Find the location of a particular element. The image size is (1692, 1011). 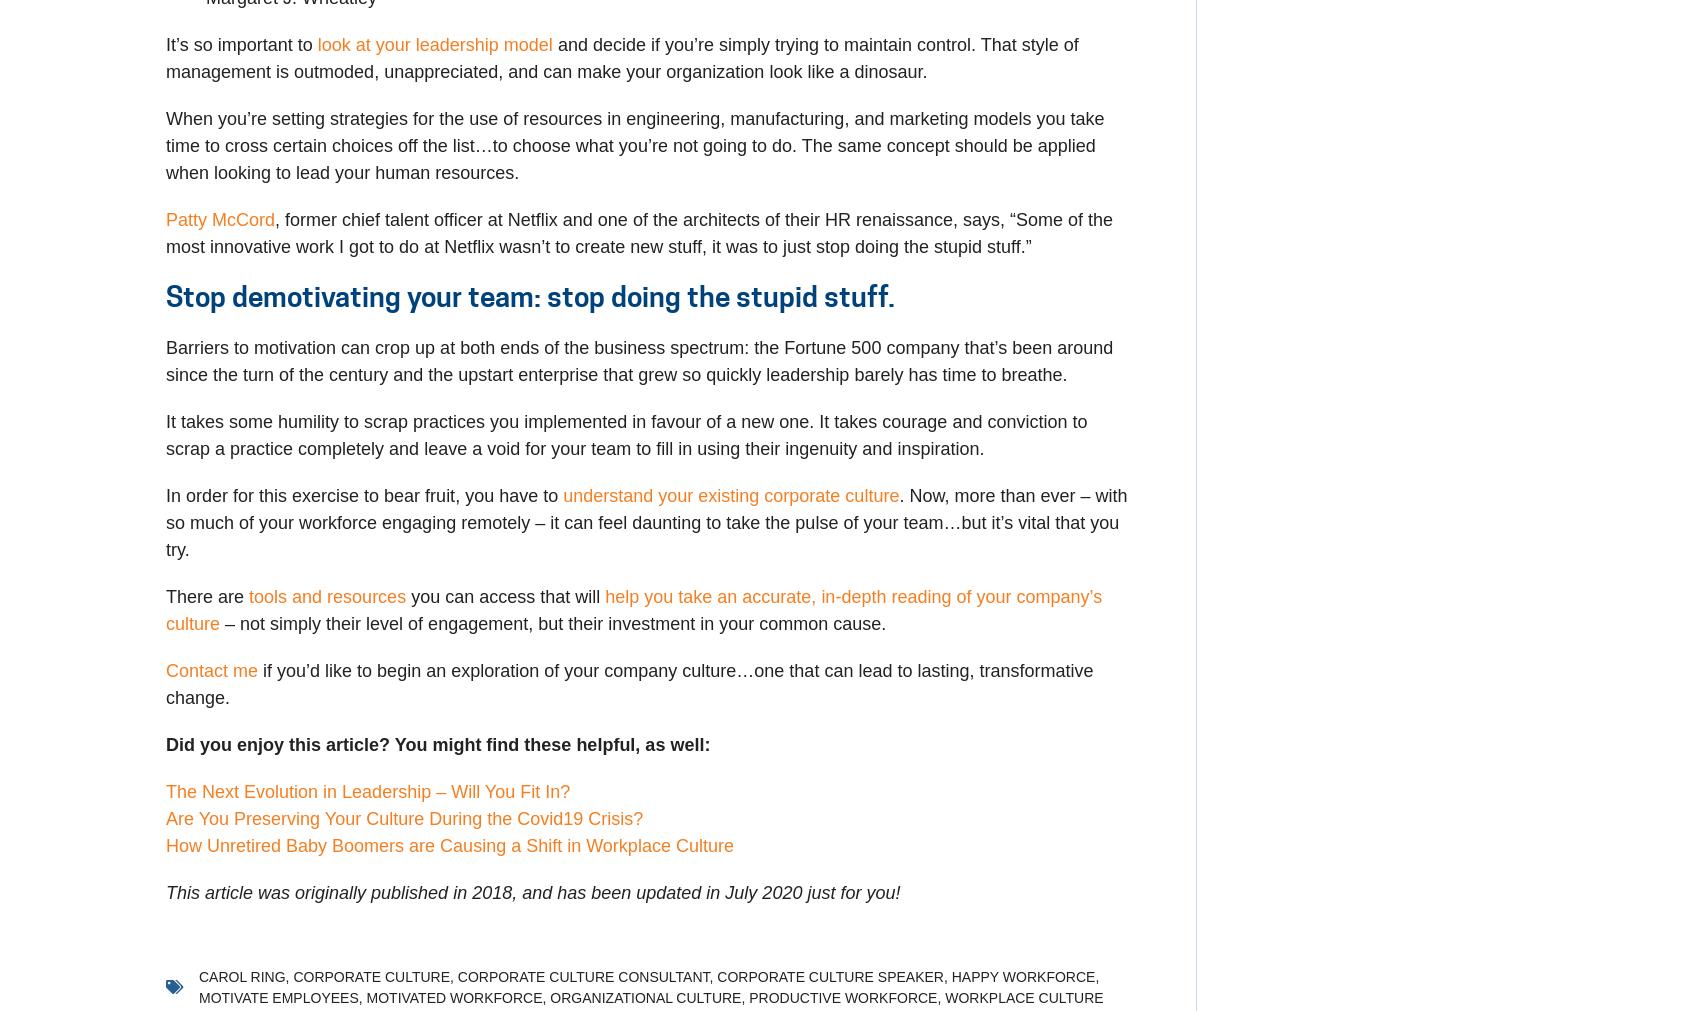

'This article was originally published in 2018, and has been updated in July 2020 just for you!' is located at coordinates (532, 892).